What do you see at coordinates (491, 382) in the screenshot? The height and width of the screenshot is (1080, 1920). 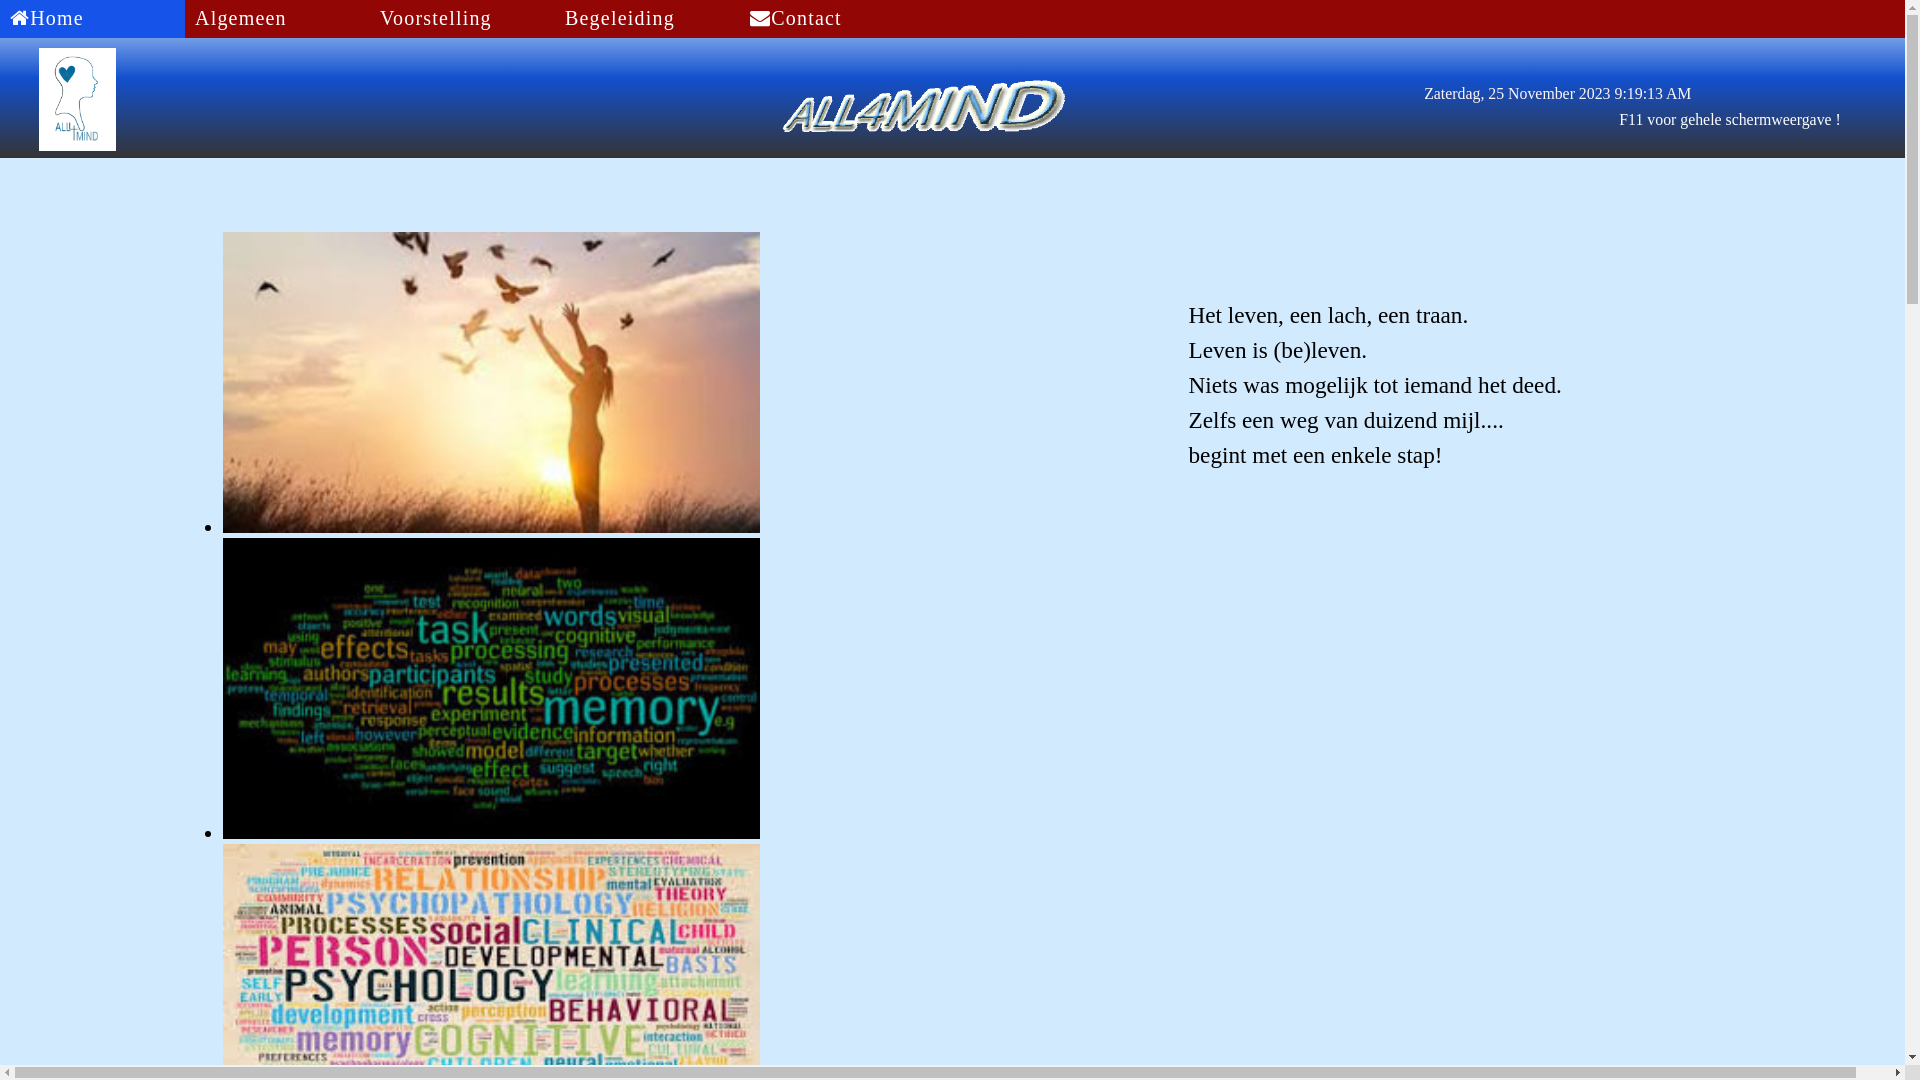 I see `'image11'` at bounding box center [491, 382].